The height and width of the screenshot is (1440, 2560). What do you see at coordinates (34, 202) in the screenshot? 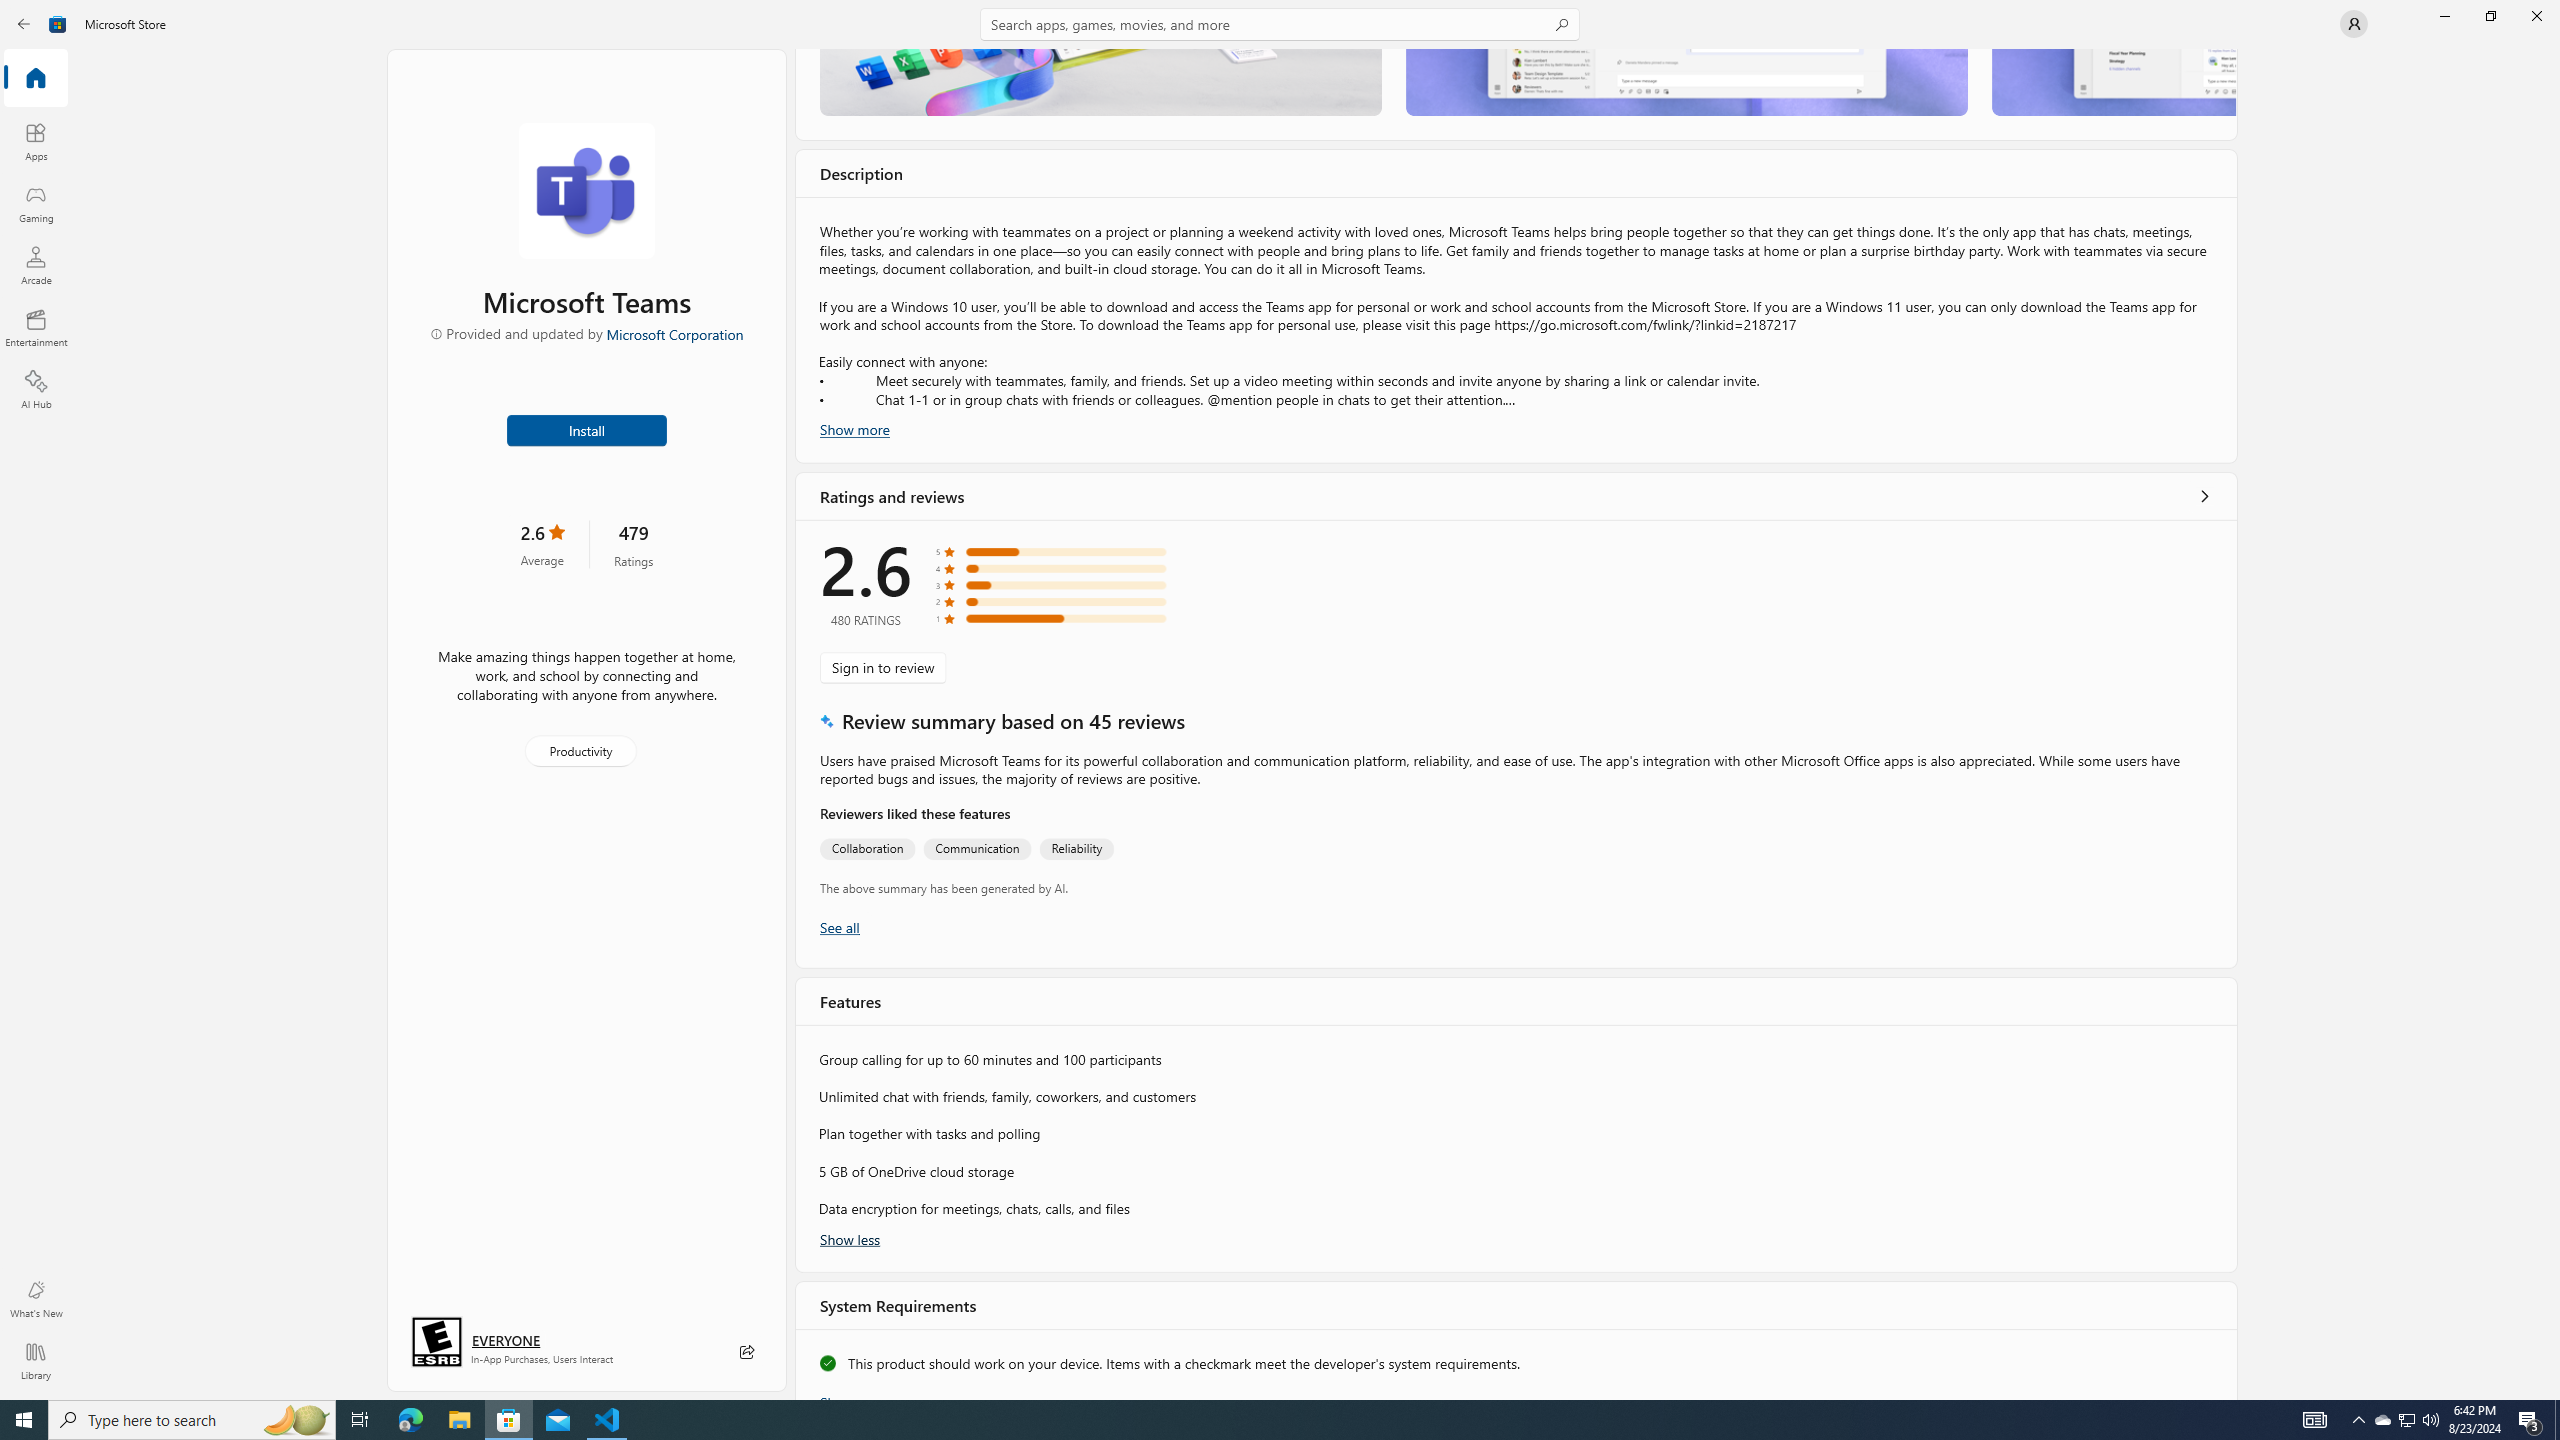
I see `'Gaming'` at bounding box center [34, 202].